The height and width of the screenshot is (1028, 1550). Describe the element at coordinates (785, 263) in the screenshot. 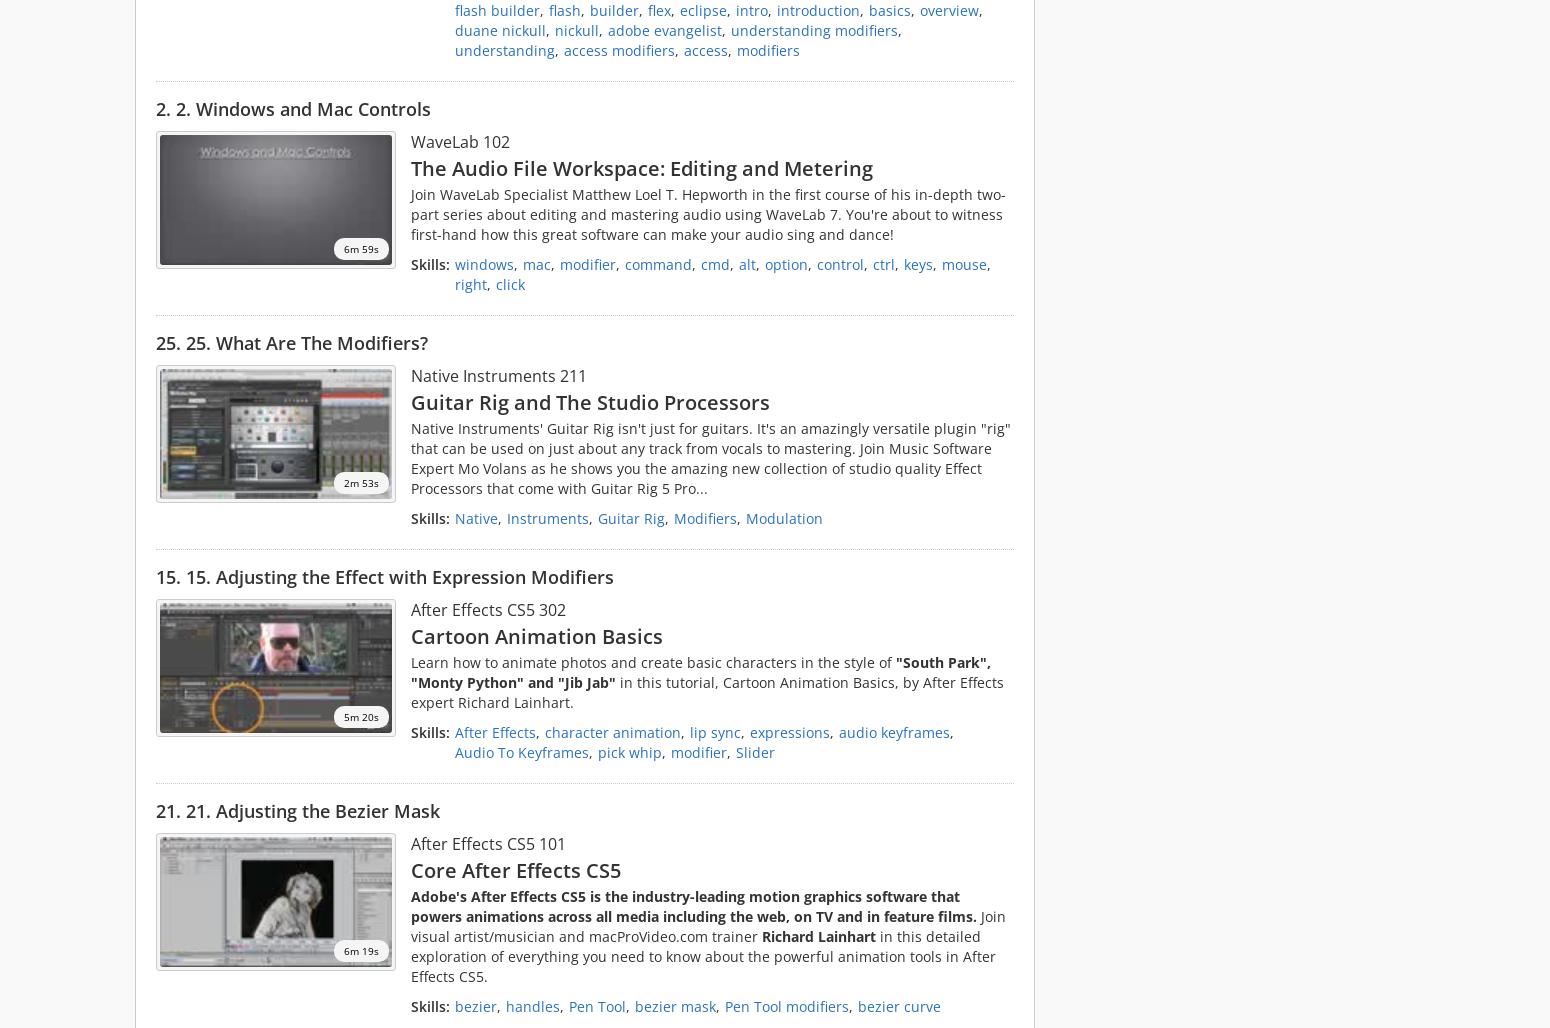

I see `'option'` at that location.